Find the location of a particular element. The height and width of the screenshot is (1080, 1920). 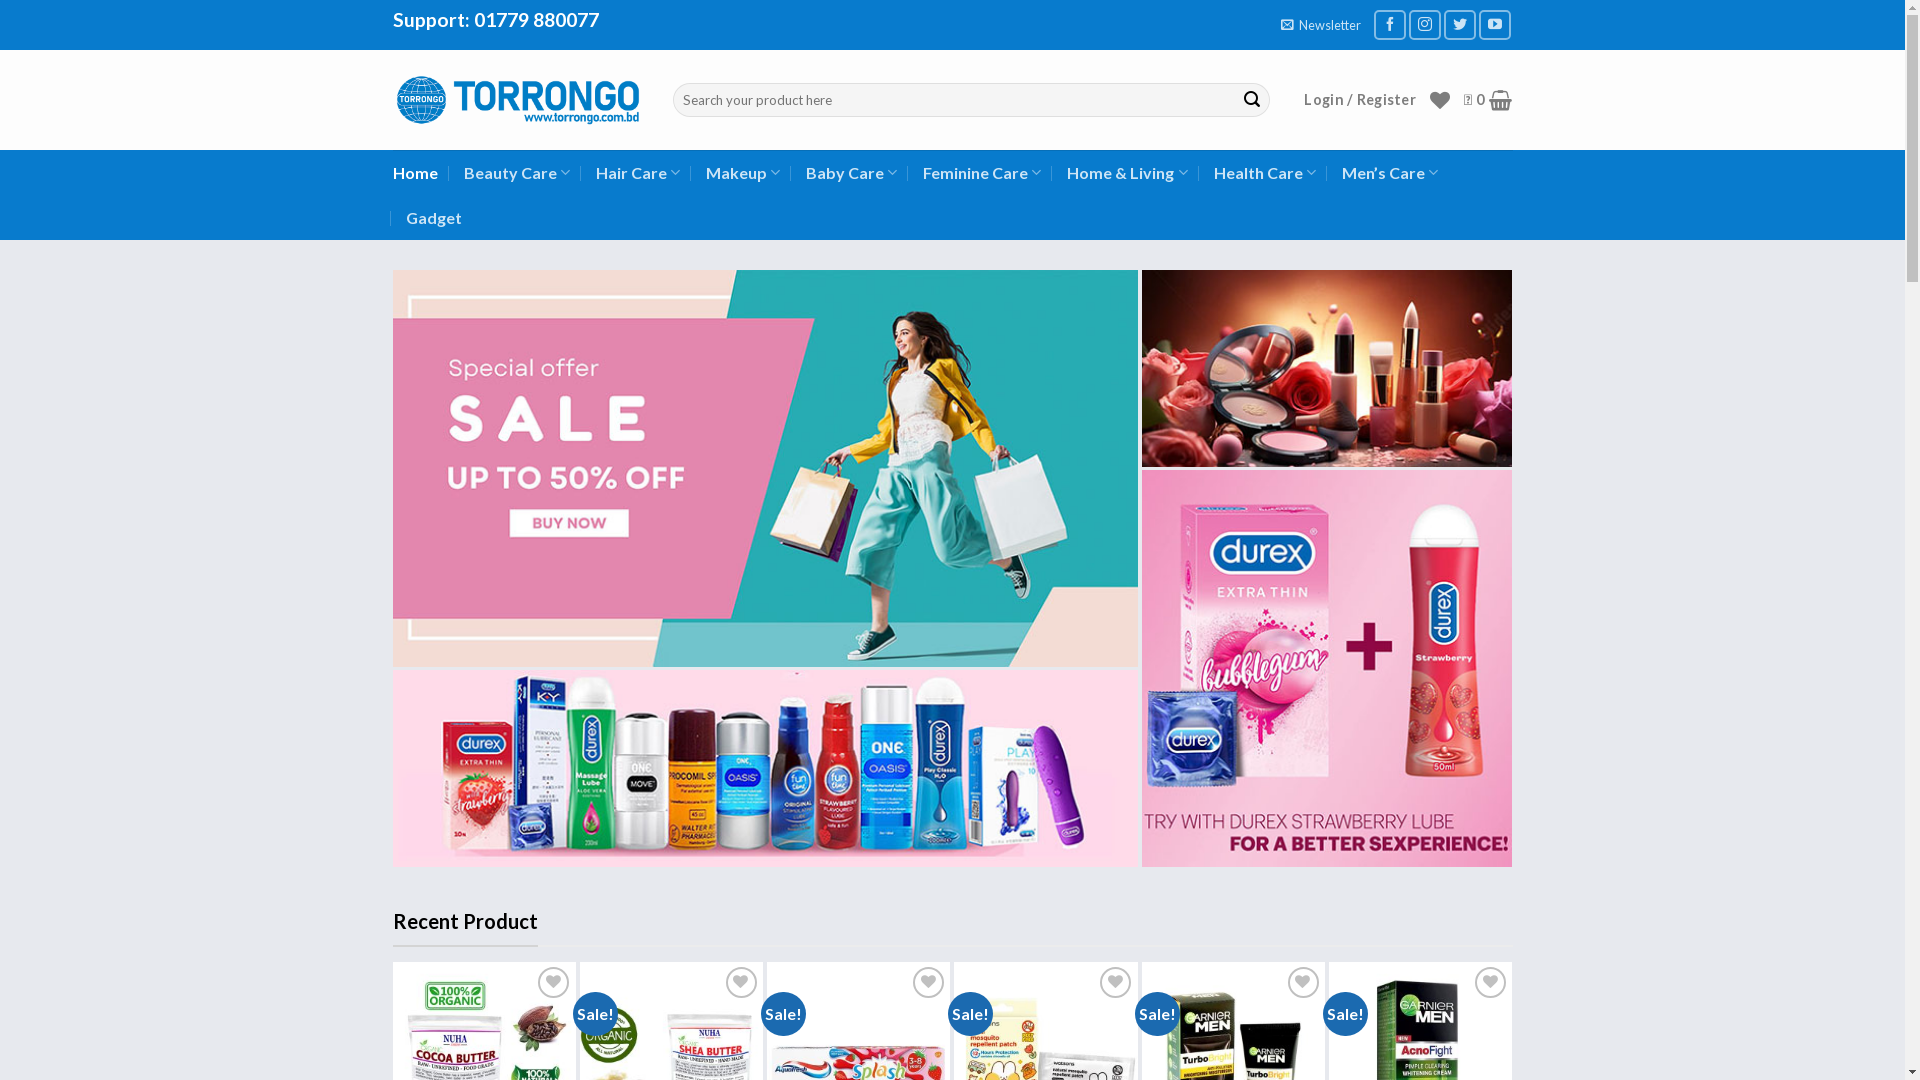

'Health Care' is located at coordinates (1264, 171).